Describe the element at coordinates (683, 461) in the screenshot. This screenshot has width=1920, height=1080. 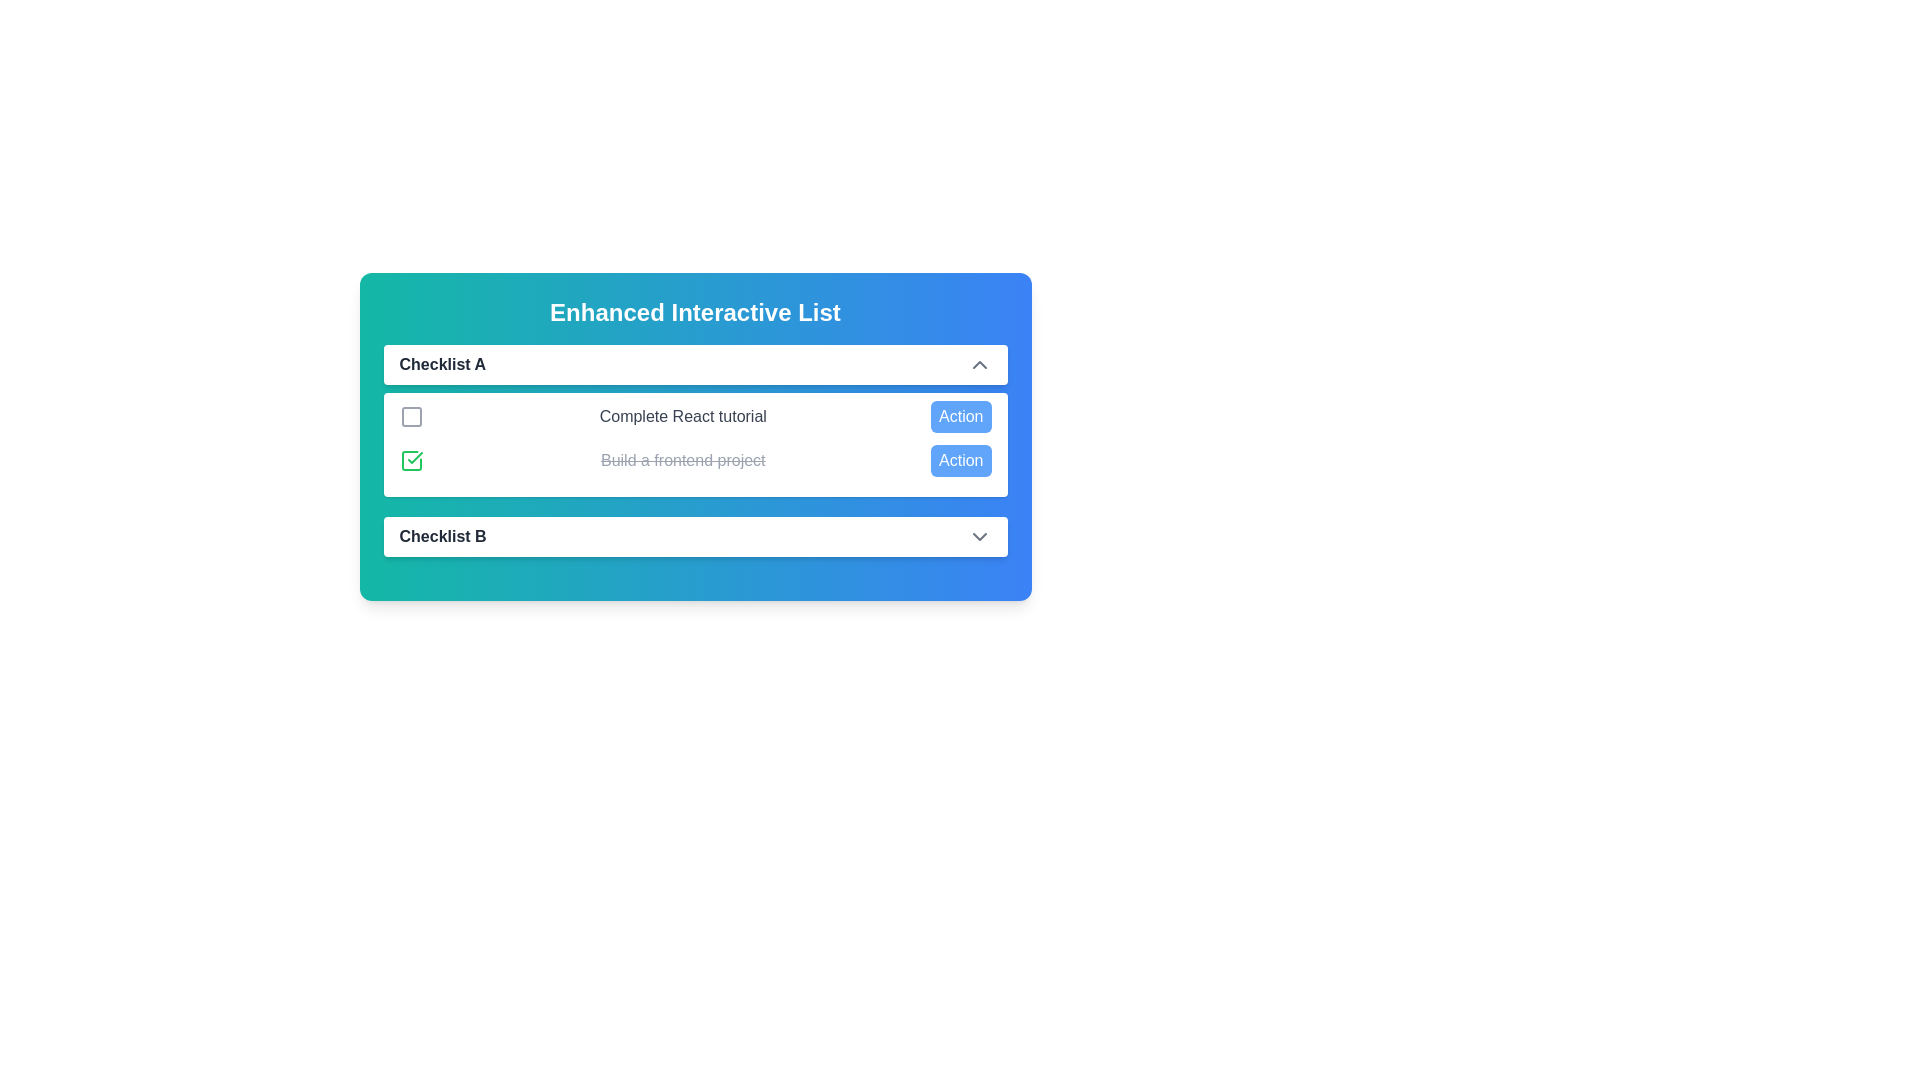
I see `the Text Label indicating a completed task in 'Checklist A', which is the second item in the list, positioned between a check icon and an 'Action' button` at that location.